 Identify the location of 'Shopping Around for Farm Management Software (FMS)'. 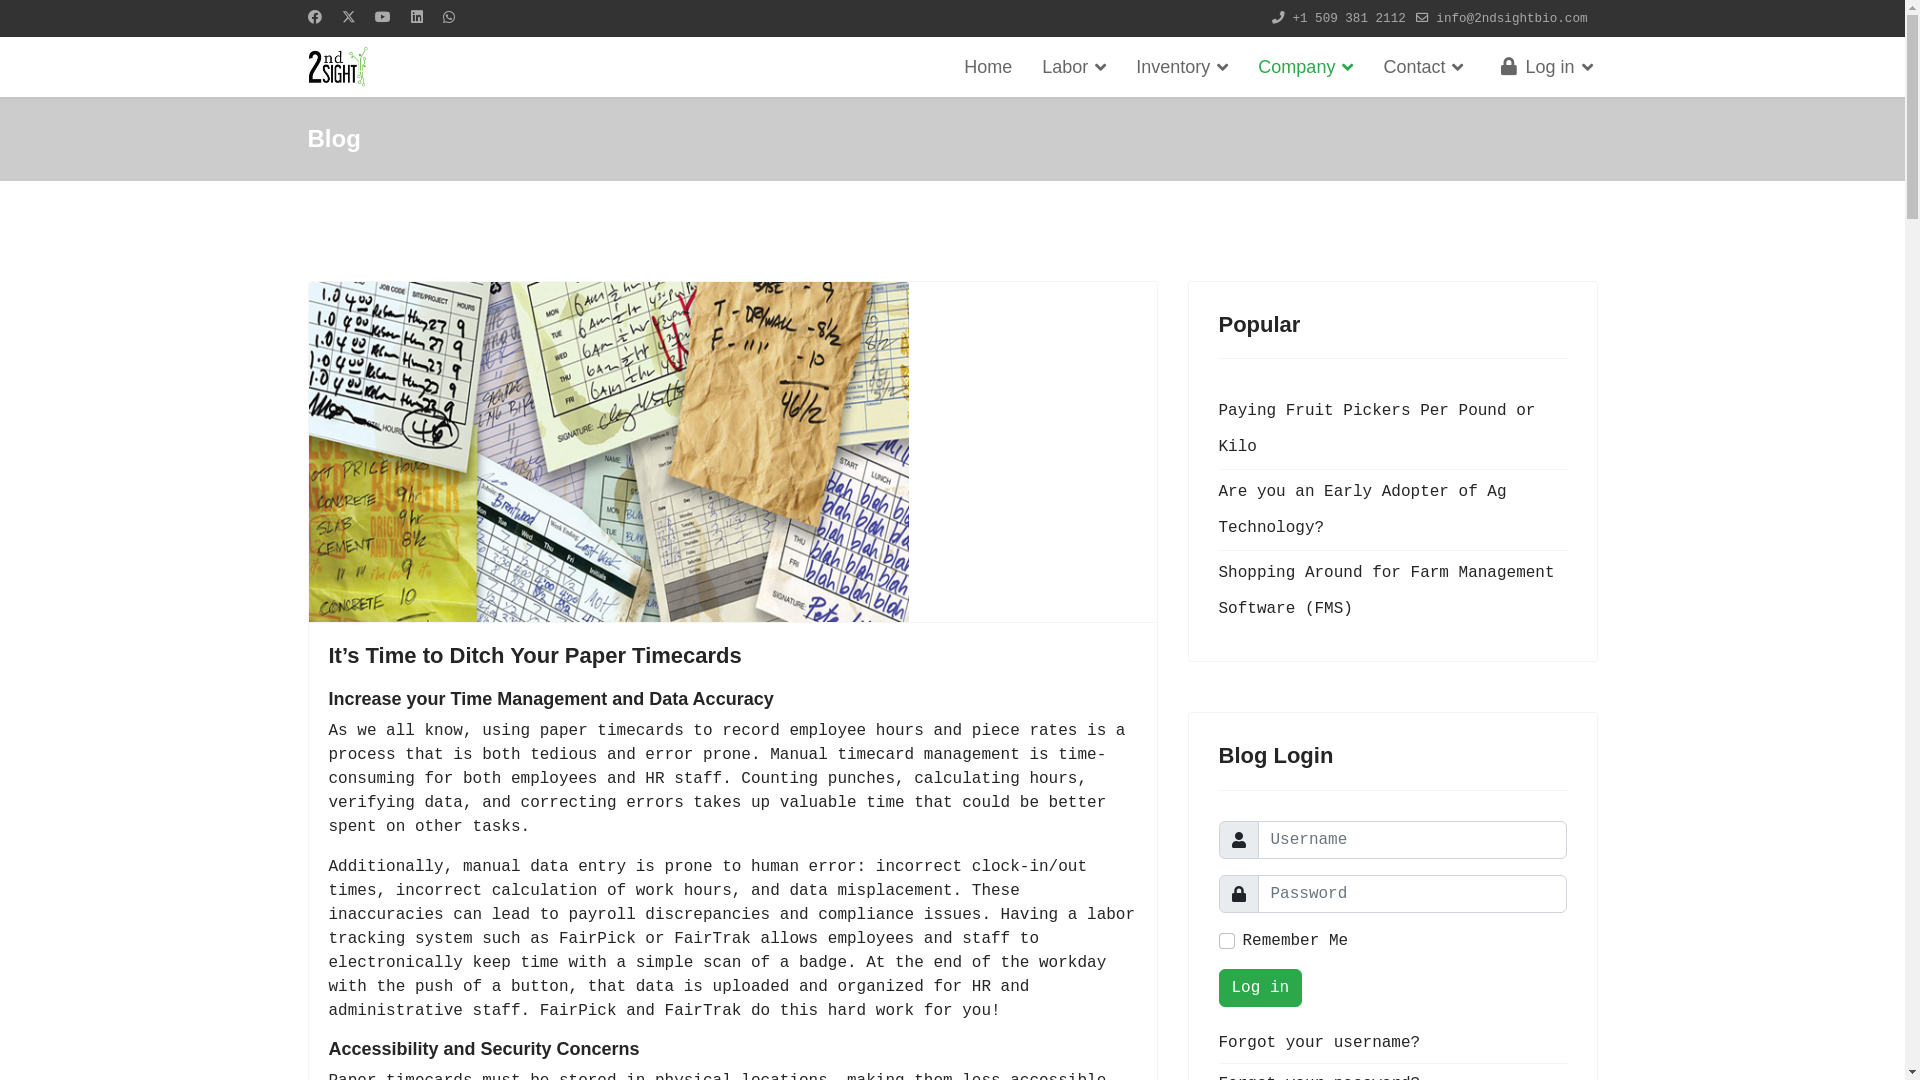
(1391, 589).